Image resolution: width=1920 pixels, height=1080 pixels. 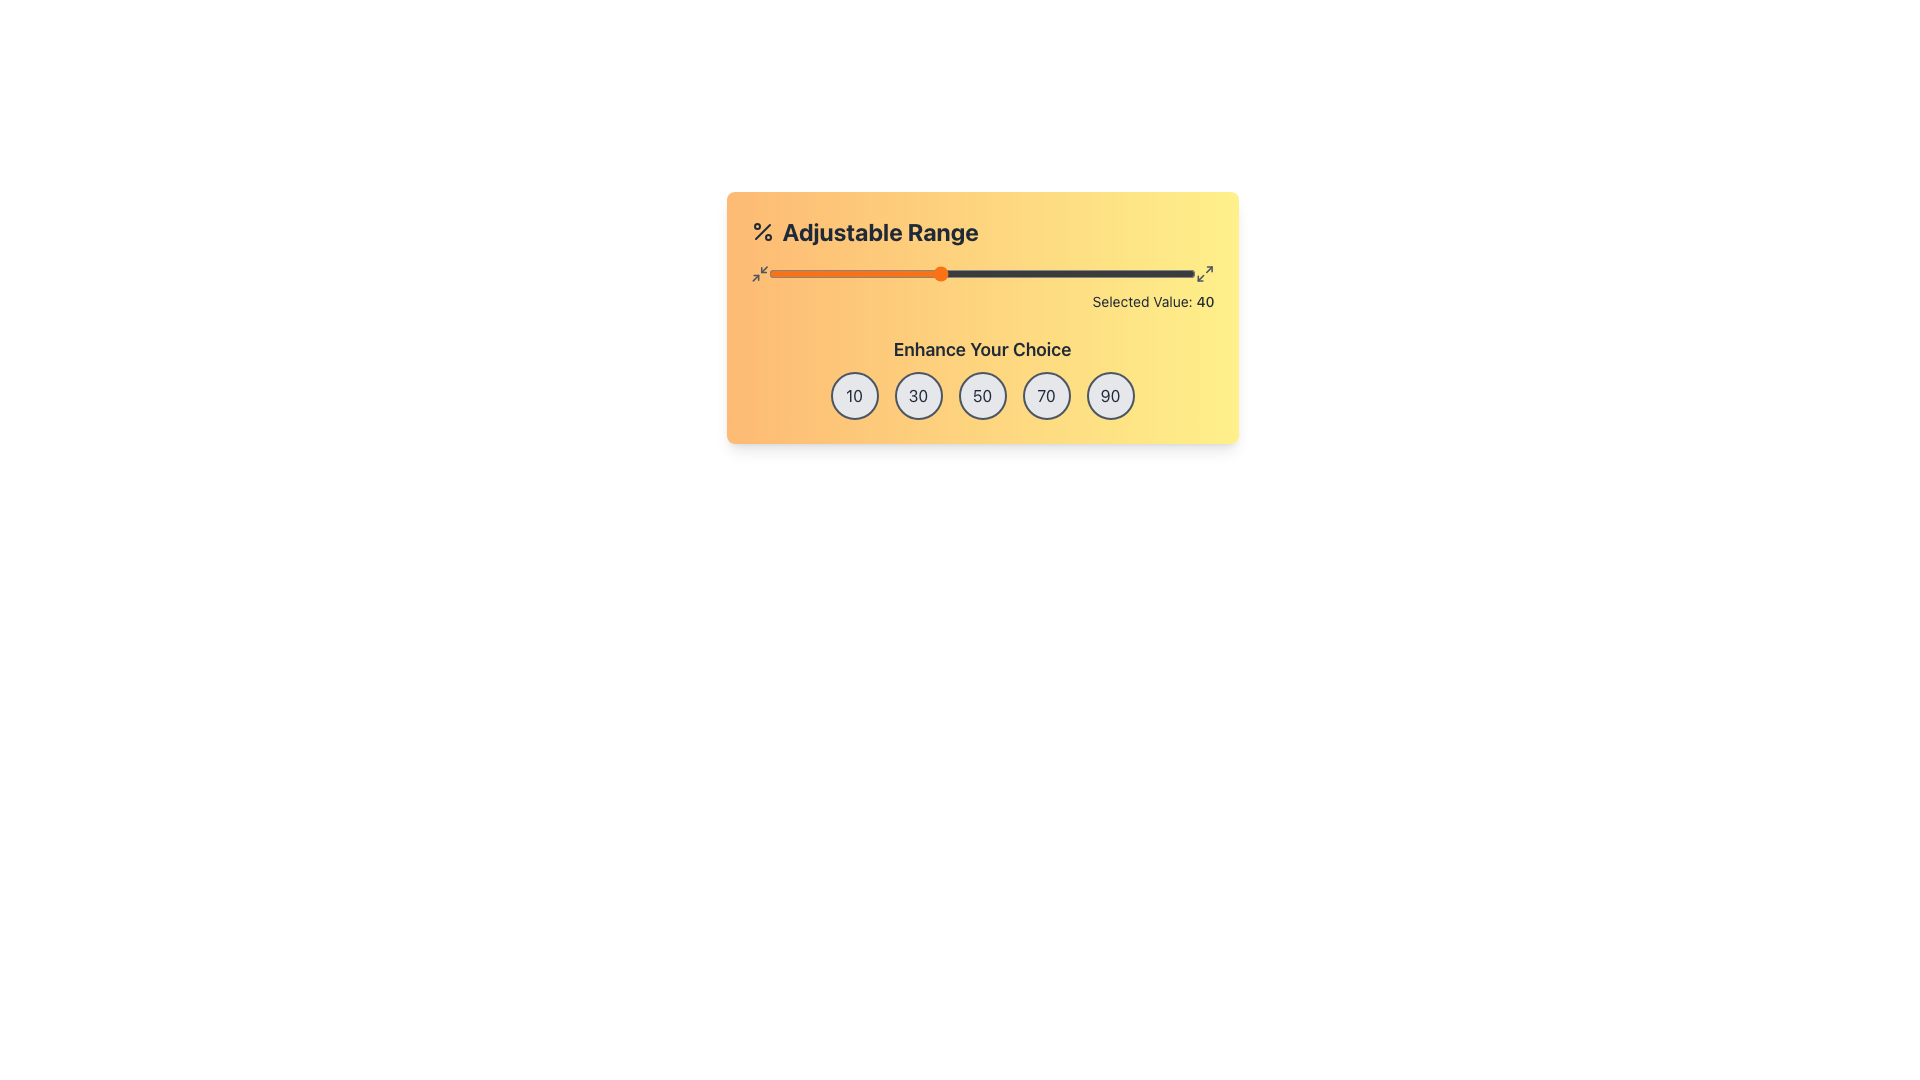 I want to click on the slider, so click(x=1012, y=273).